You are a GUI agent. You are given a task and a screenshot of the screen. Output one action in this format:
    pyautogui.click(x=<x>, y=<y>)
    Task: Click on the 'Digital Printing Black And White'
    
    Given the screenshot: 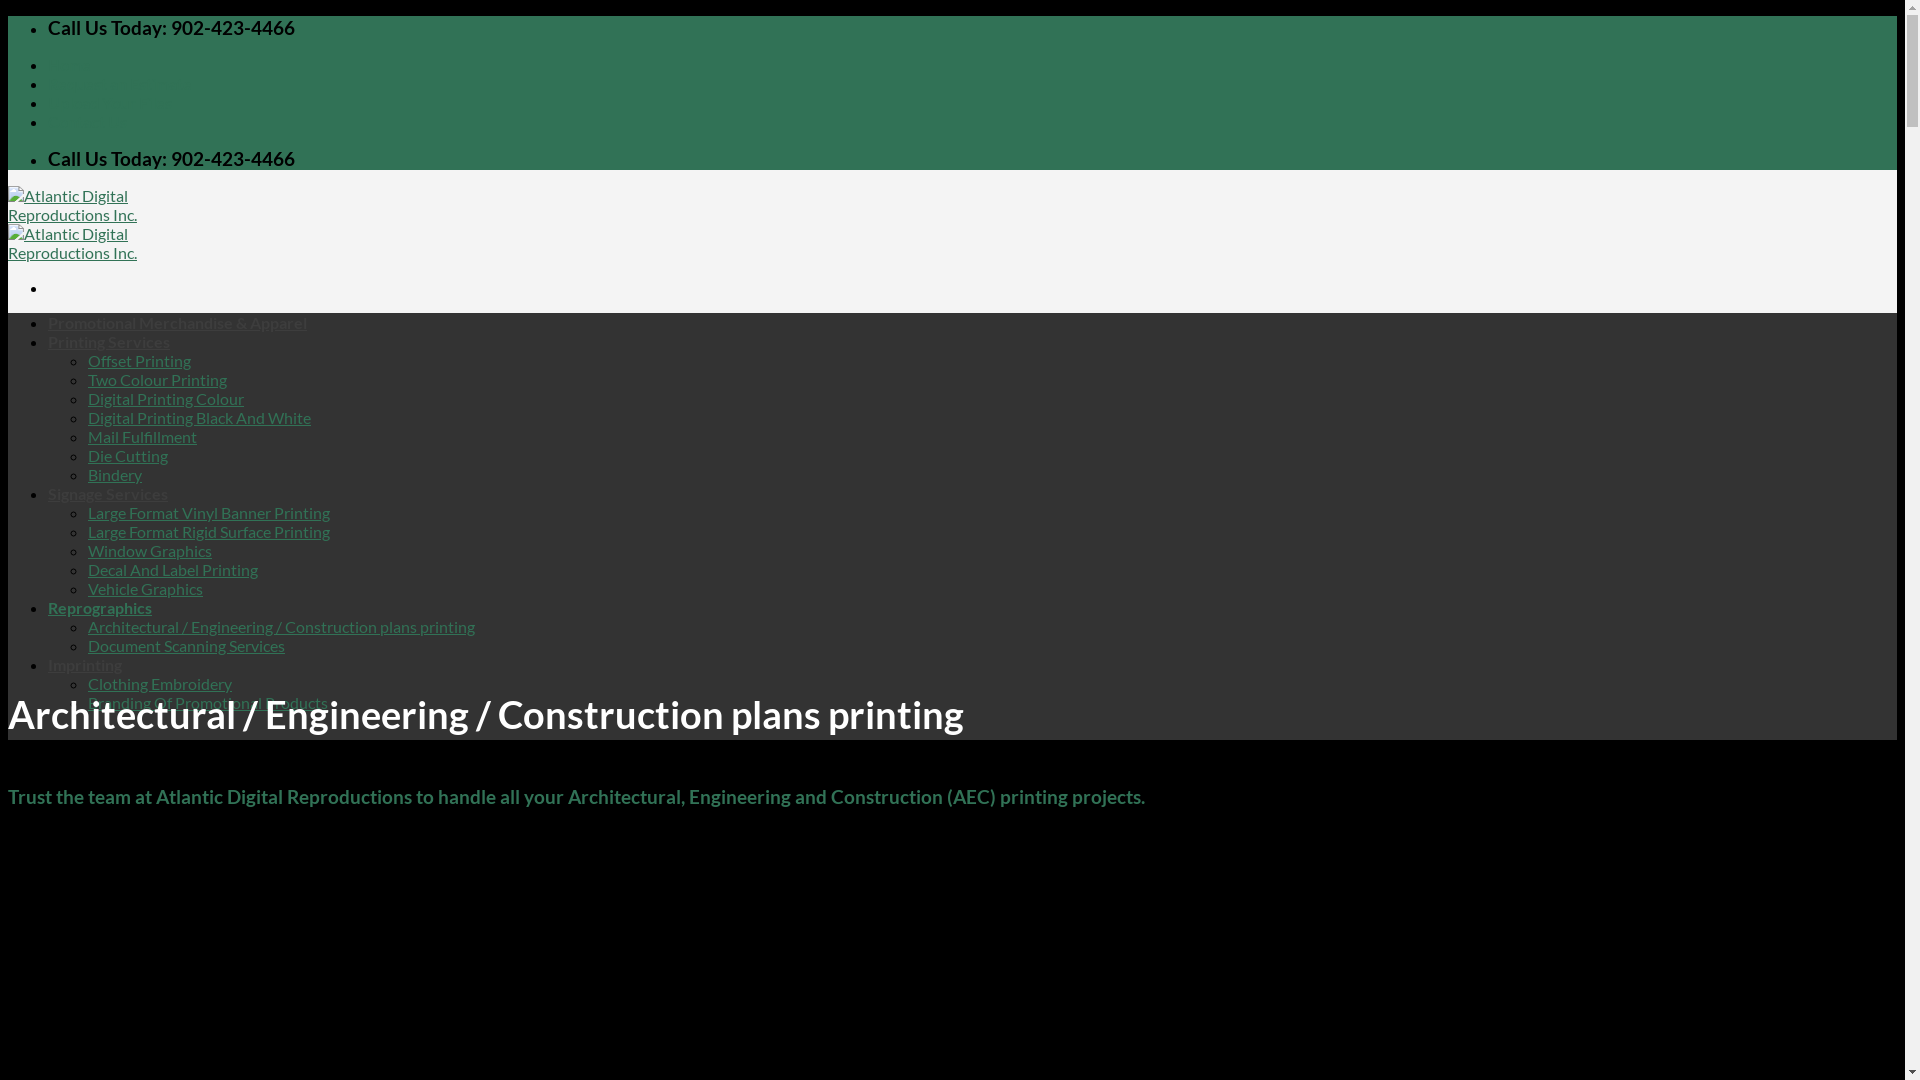 What is the action you would take?
    pyautogui.click(x=199, y=416)
    